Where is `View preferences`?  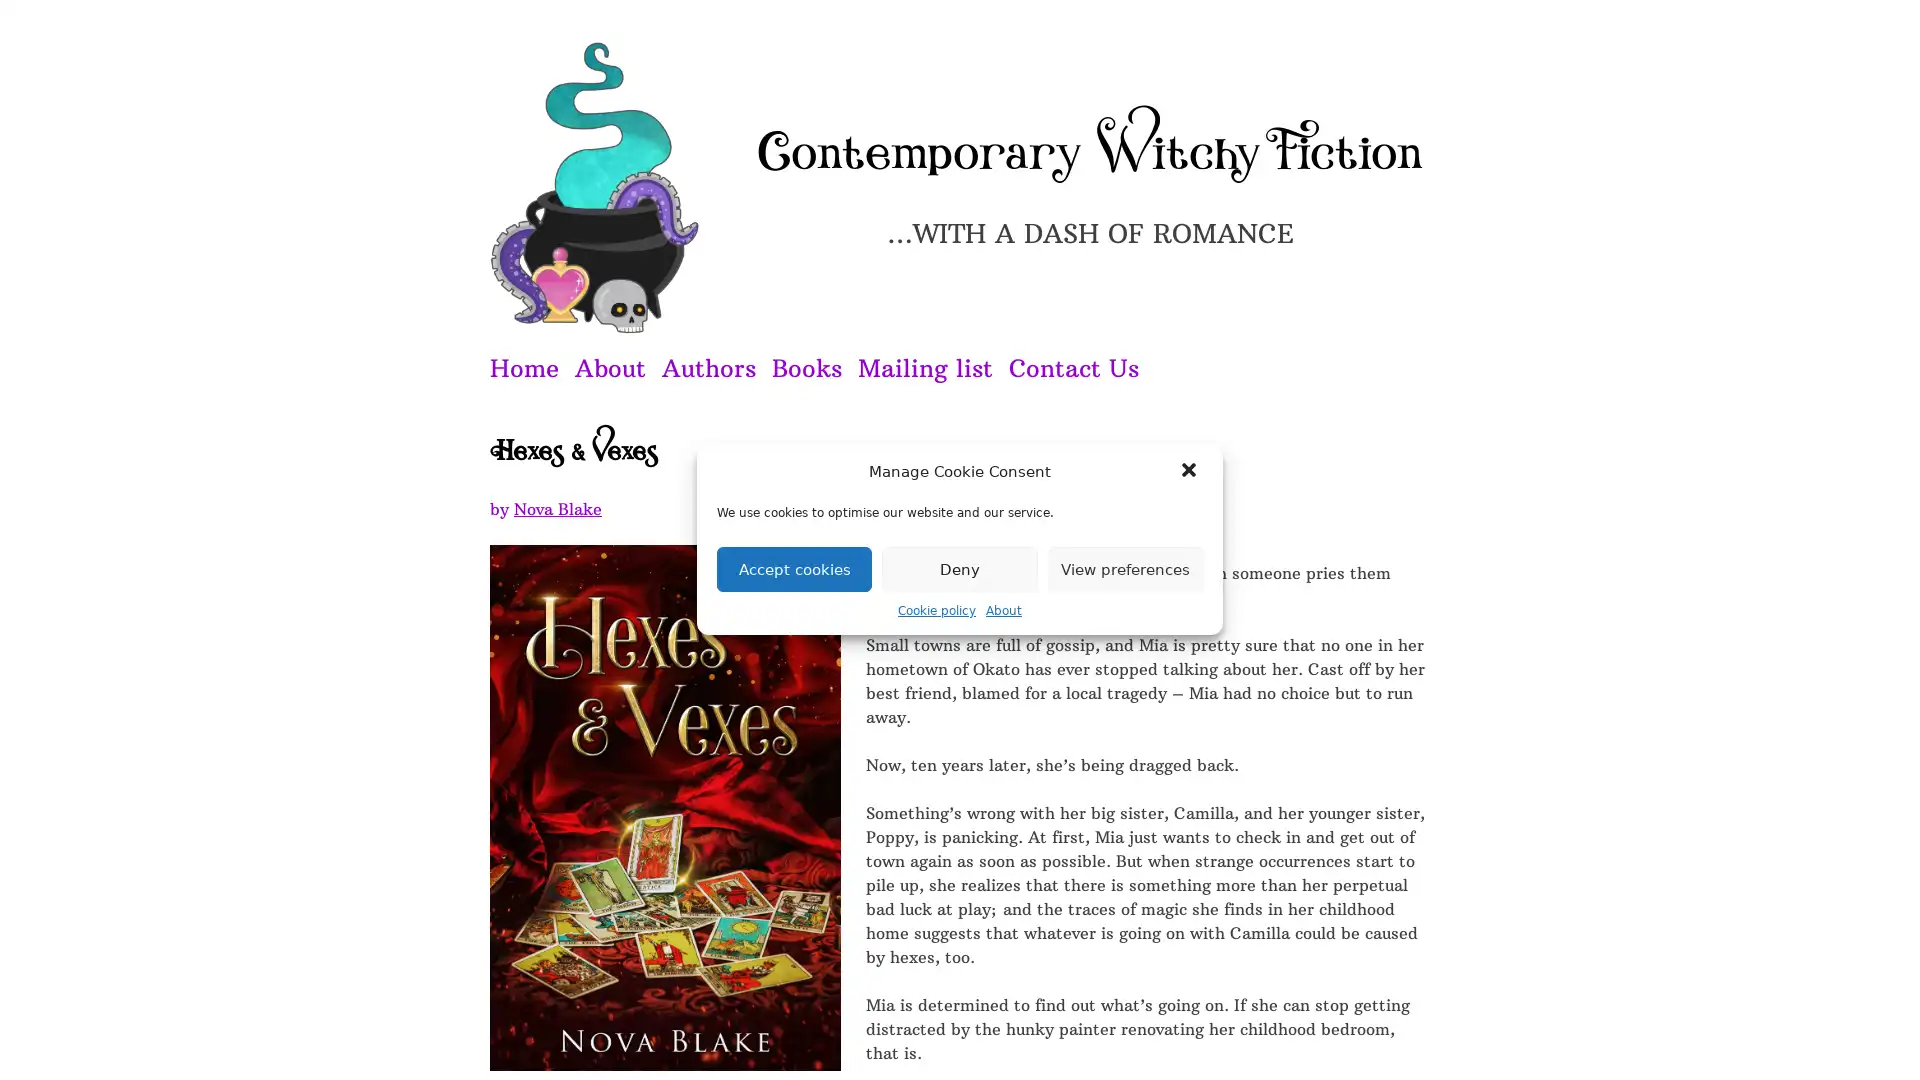
View preferences is located at coordinates (1124, 569).